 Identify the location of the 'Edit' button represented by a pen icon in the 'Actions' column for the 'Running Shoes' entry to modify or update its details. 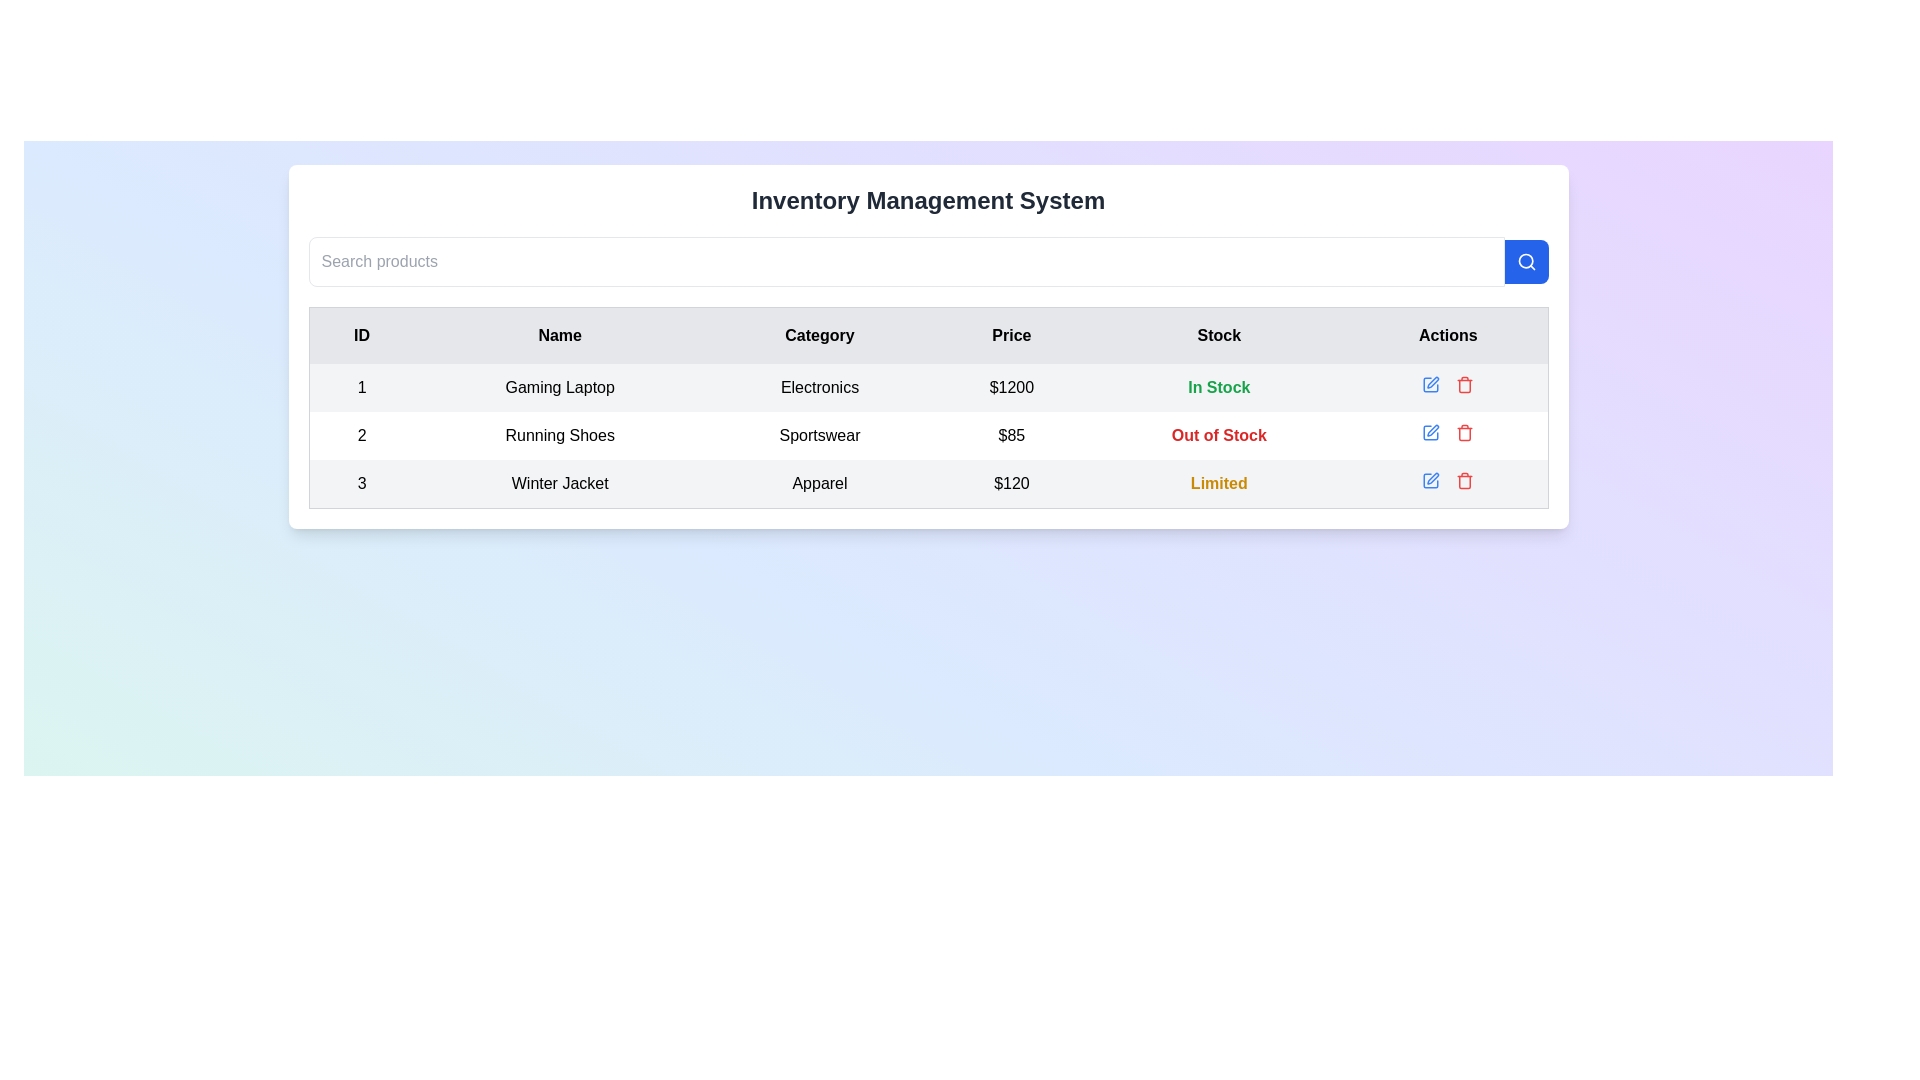
(1432, 429).